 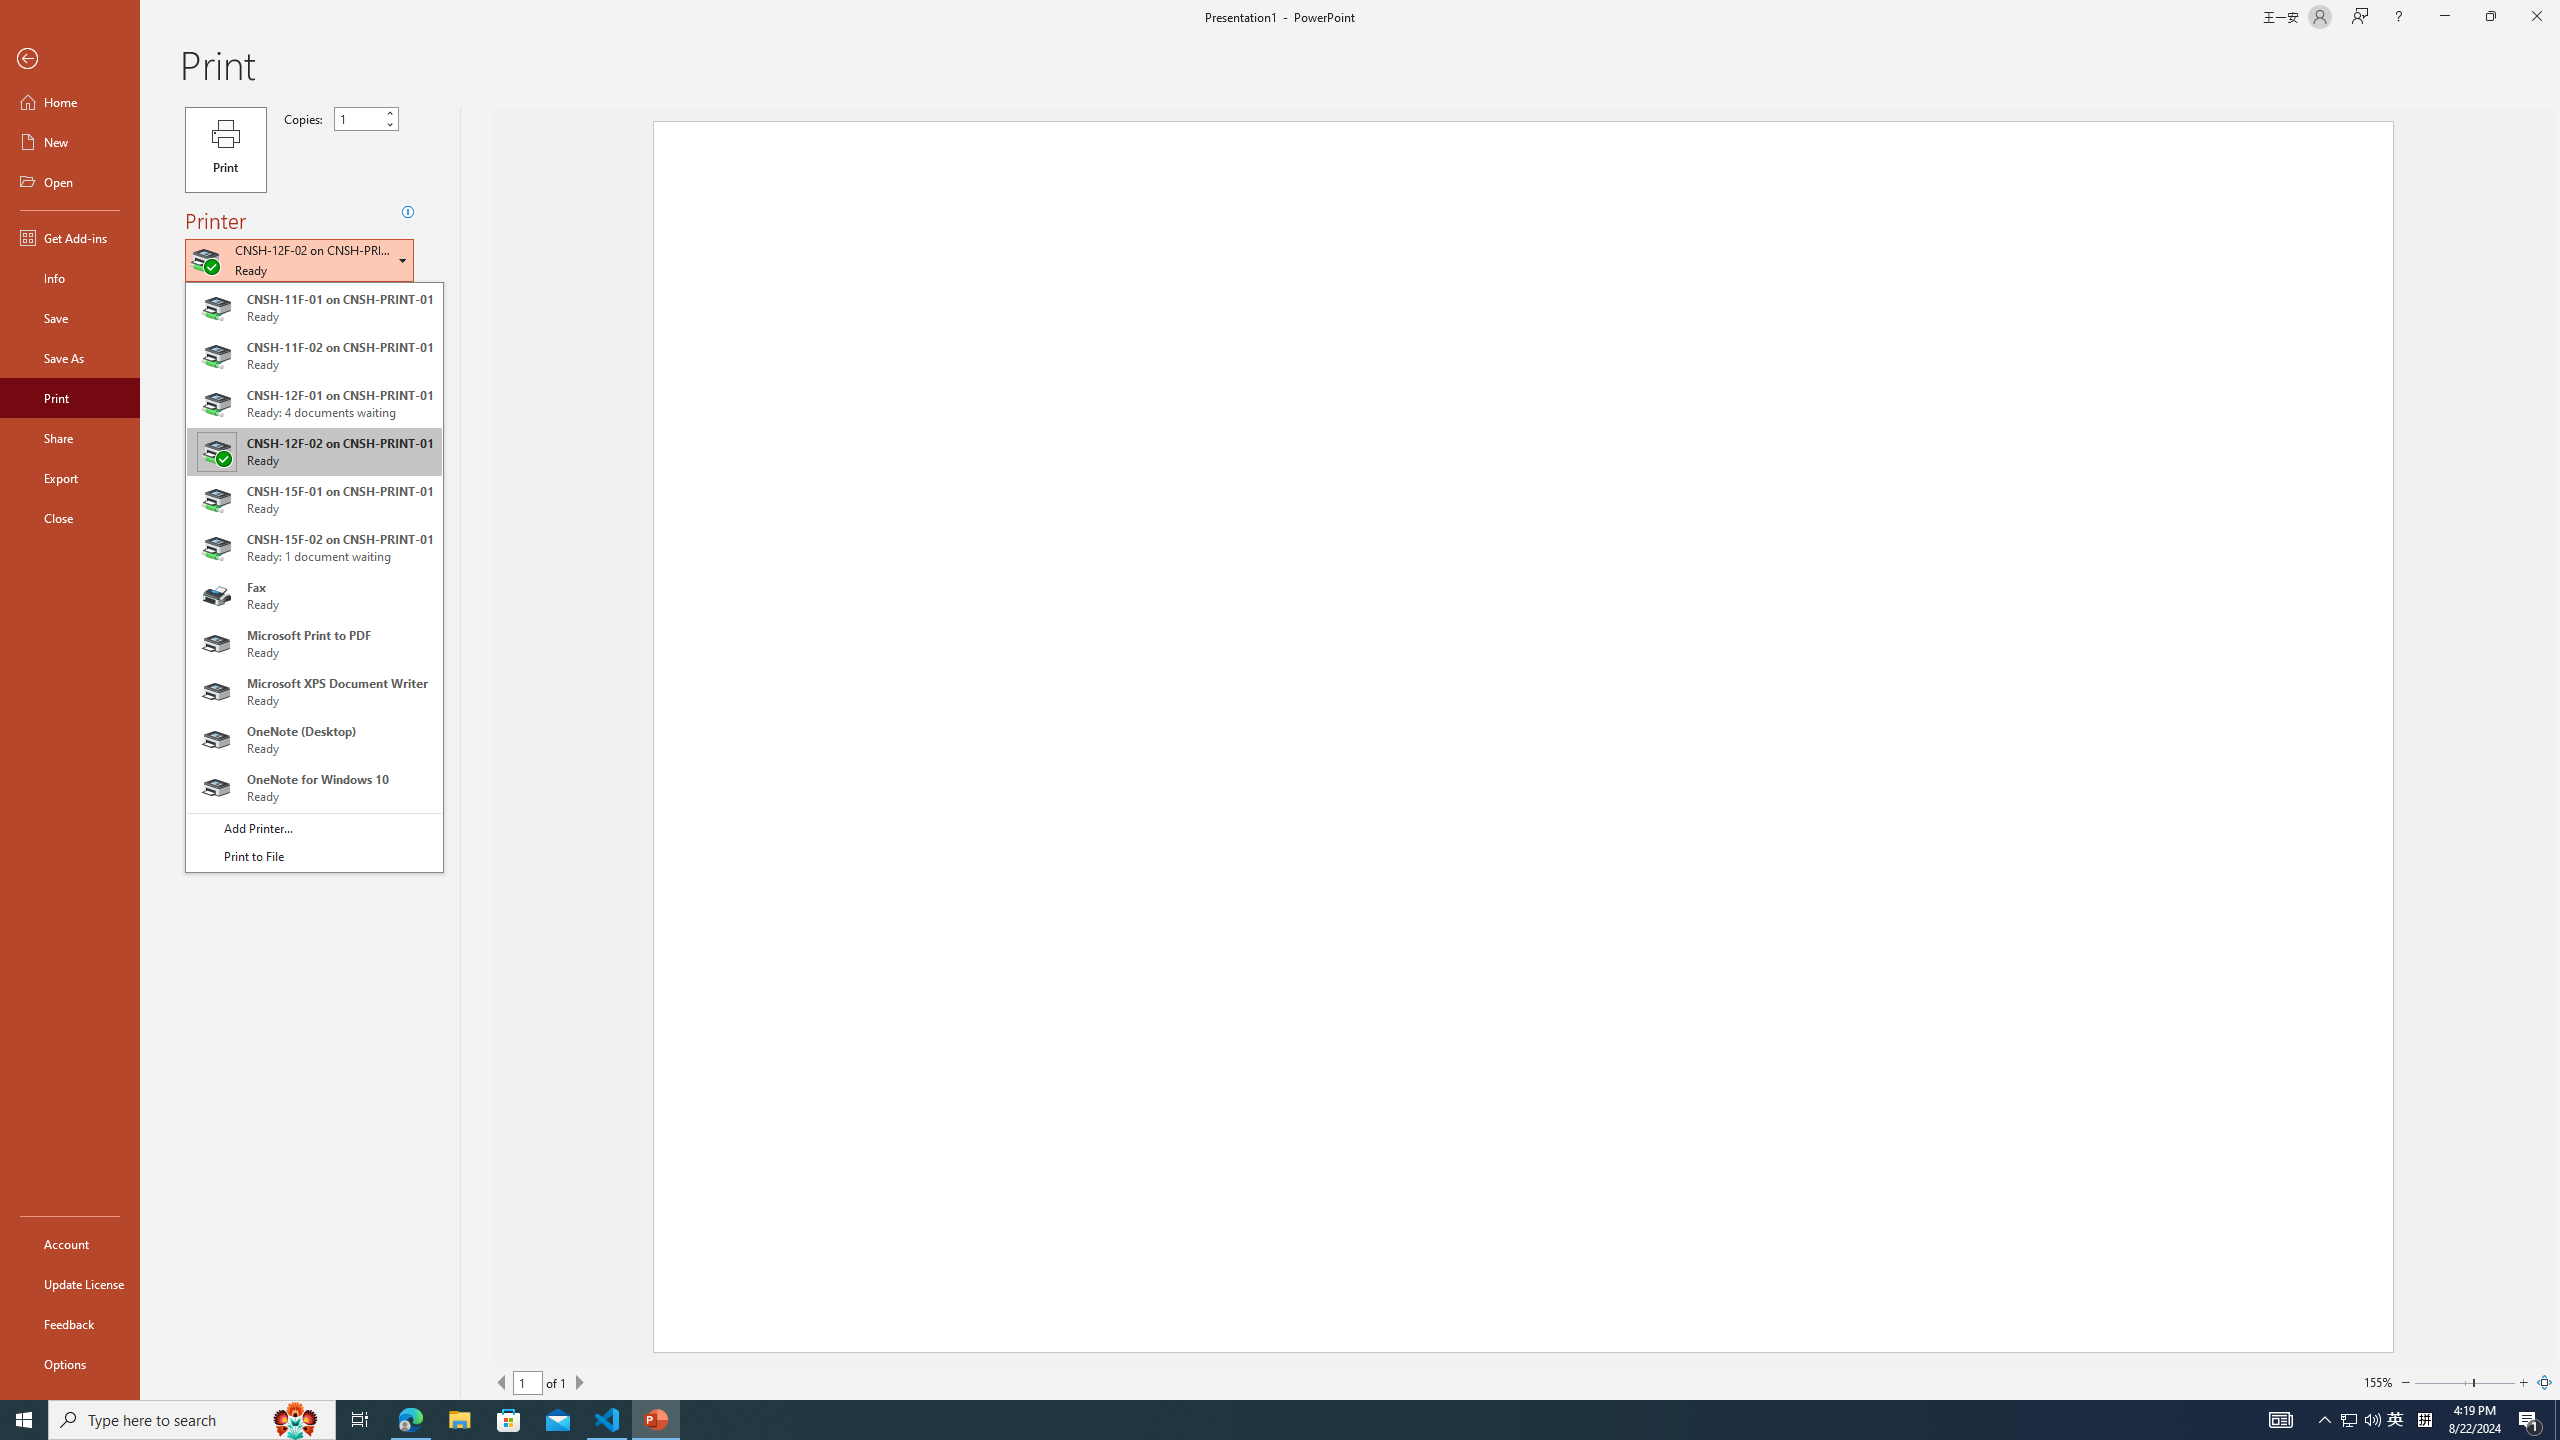 What do you see at coordinates (69, 141) in the screenshot?
I see `'New'` at bounding box center [69, 141].